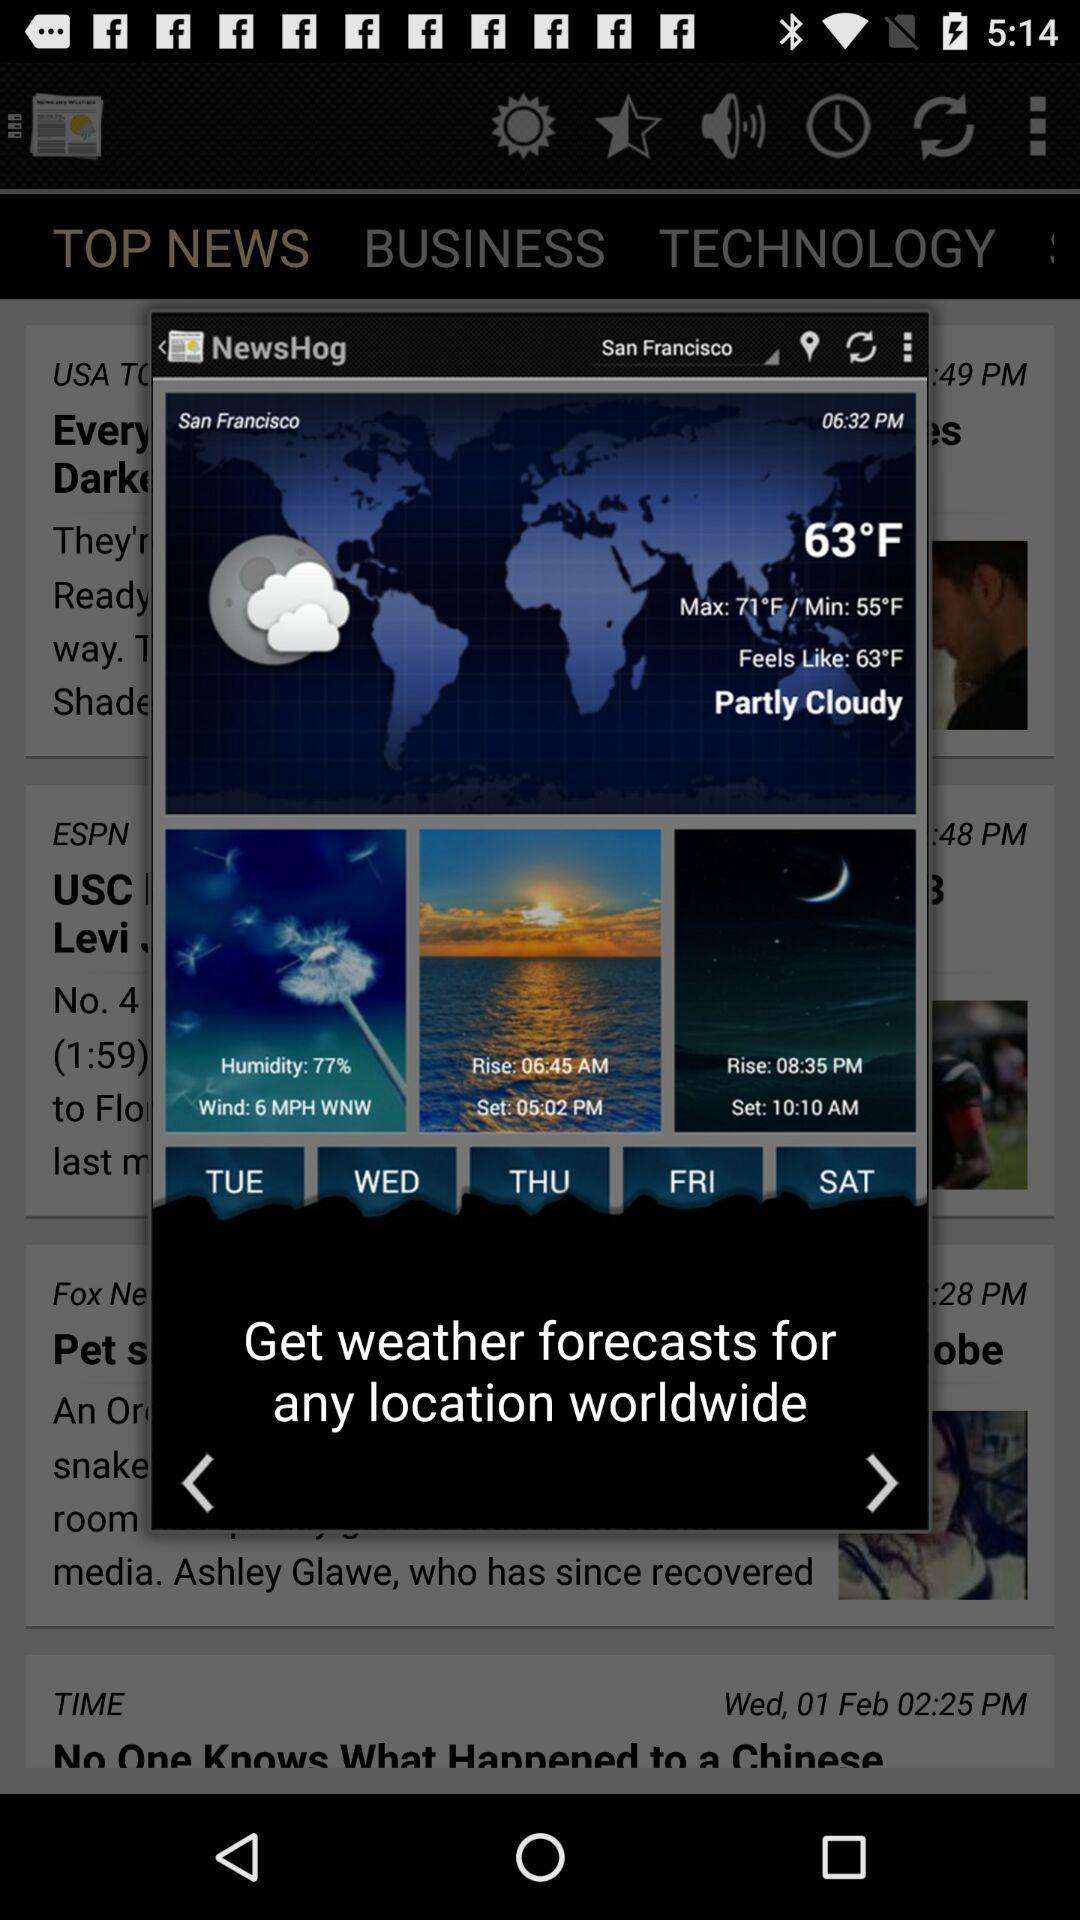  Describe the element at coordinates (197, 1483) in the screenshot. I see `previous option` at that location.